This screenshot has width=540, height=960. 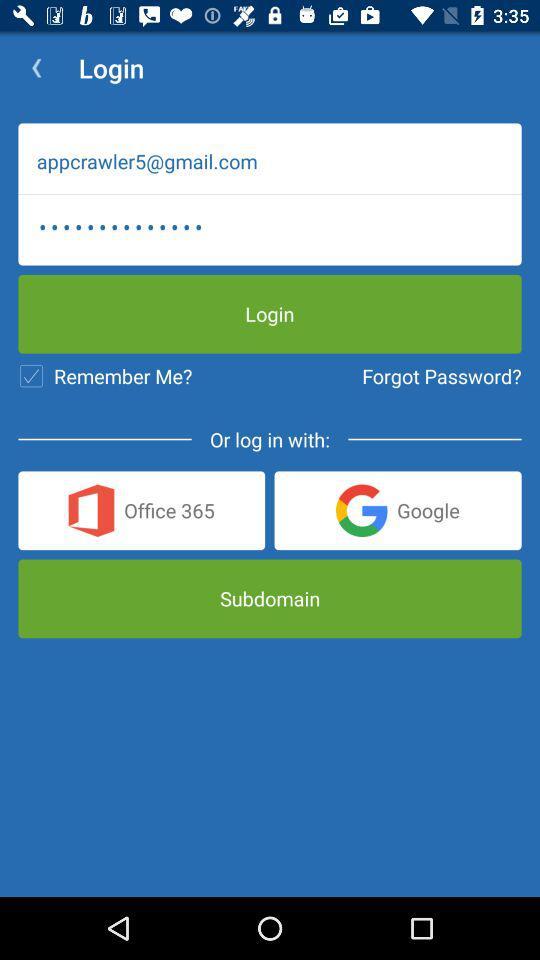 What do you see at coordinates (270, 598) in the screenshot?
I see `the subdomain` at bounding box center [270, 598].